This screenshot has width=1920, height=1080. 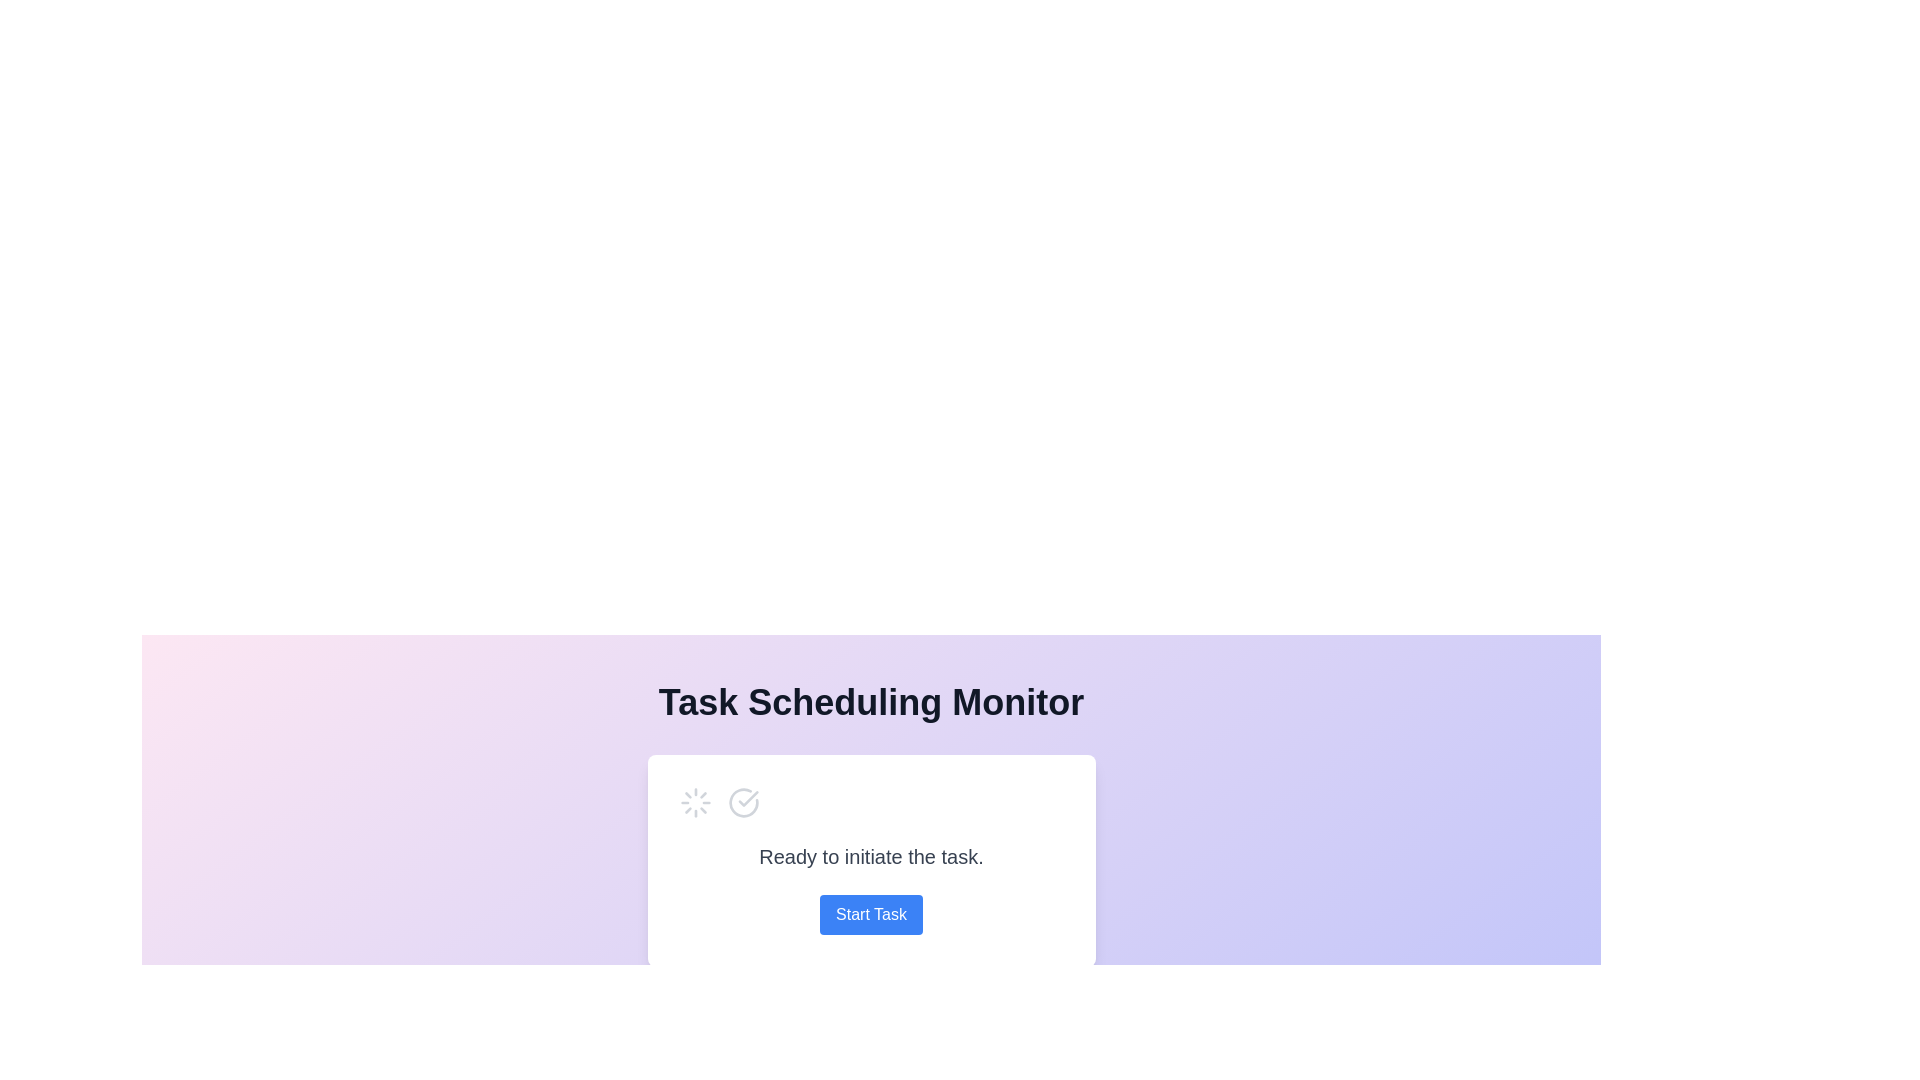 I want to click on the button located within a white, shadowed card under the header text 'Ready to initiate the task' to observe the hover effect, so click(x=871, y=914).